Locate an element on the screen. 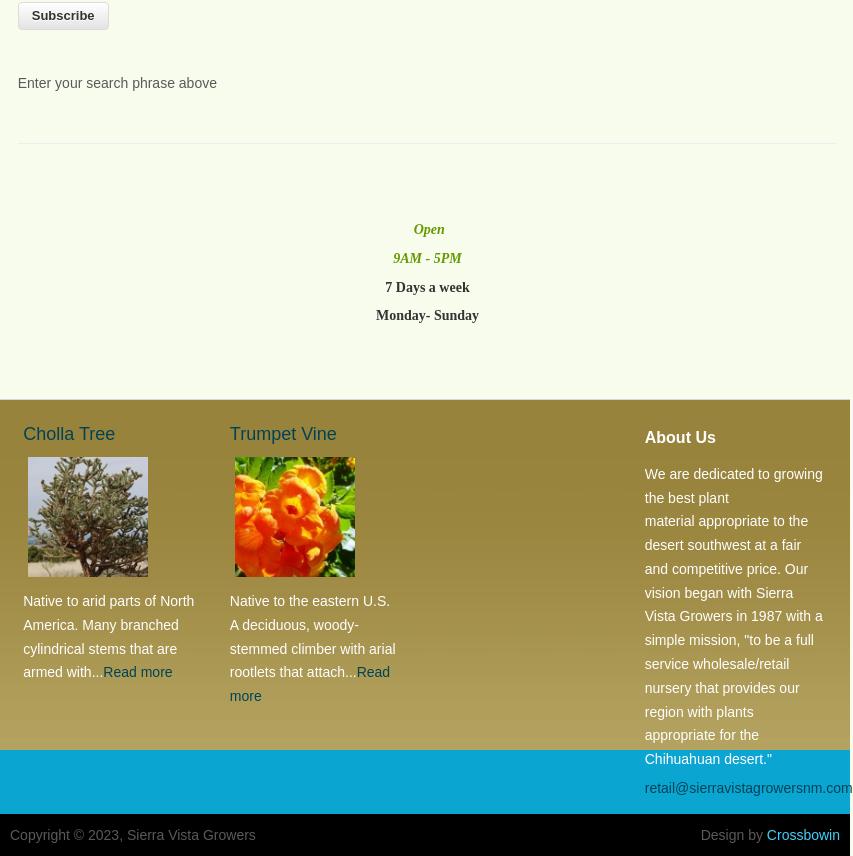 Image resolution: width=853 pixels, height=856 pixels. 'Enter your search phrase above' is located at coordinates (116, 82).